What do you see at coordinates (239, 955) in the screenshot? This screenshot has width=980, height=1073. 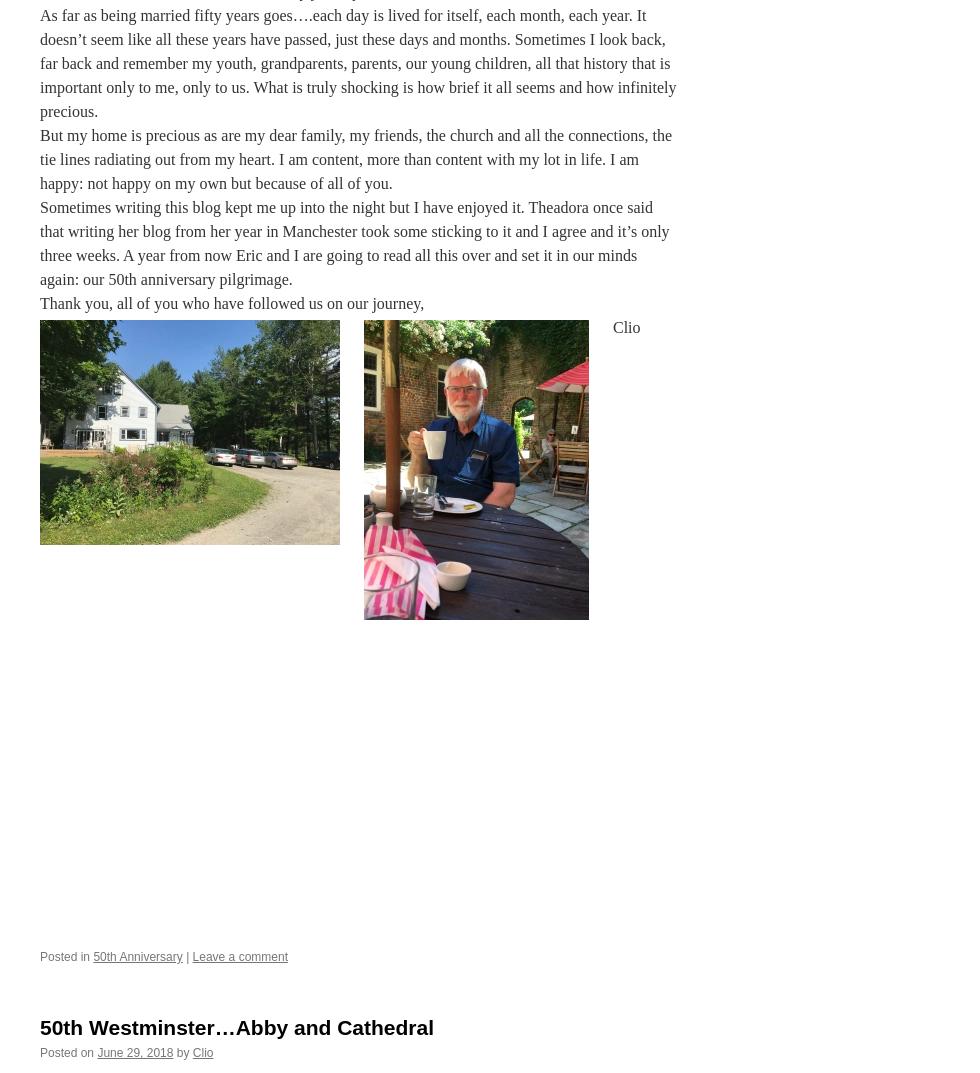 I see `'Leave a comment'` at bounding box center [239, 955].